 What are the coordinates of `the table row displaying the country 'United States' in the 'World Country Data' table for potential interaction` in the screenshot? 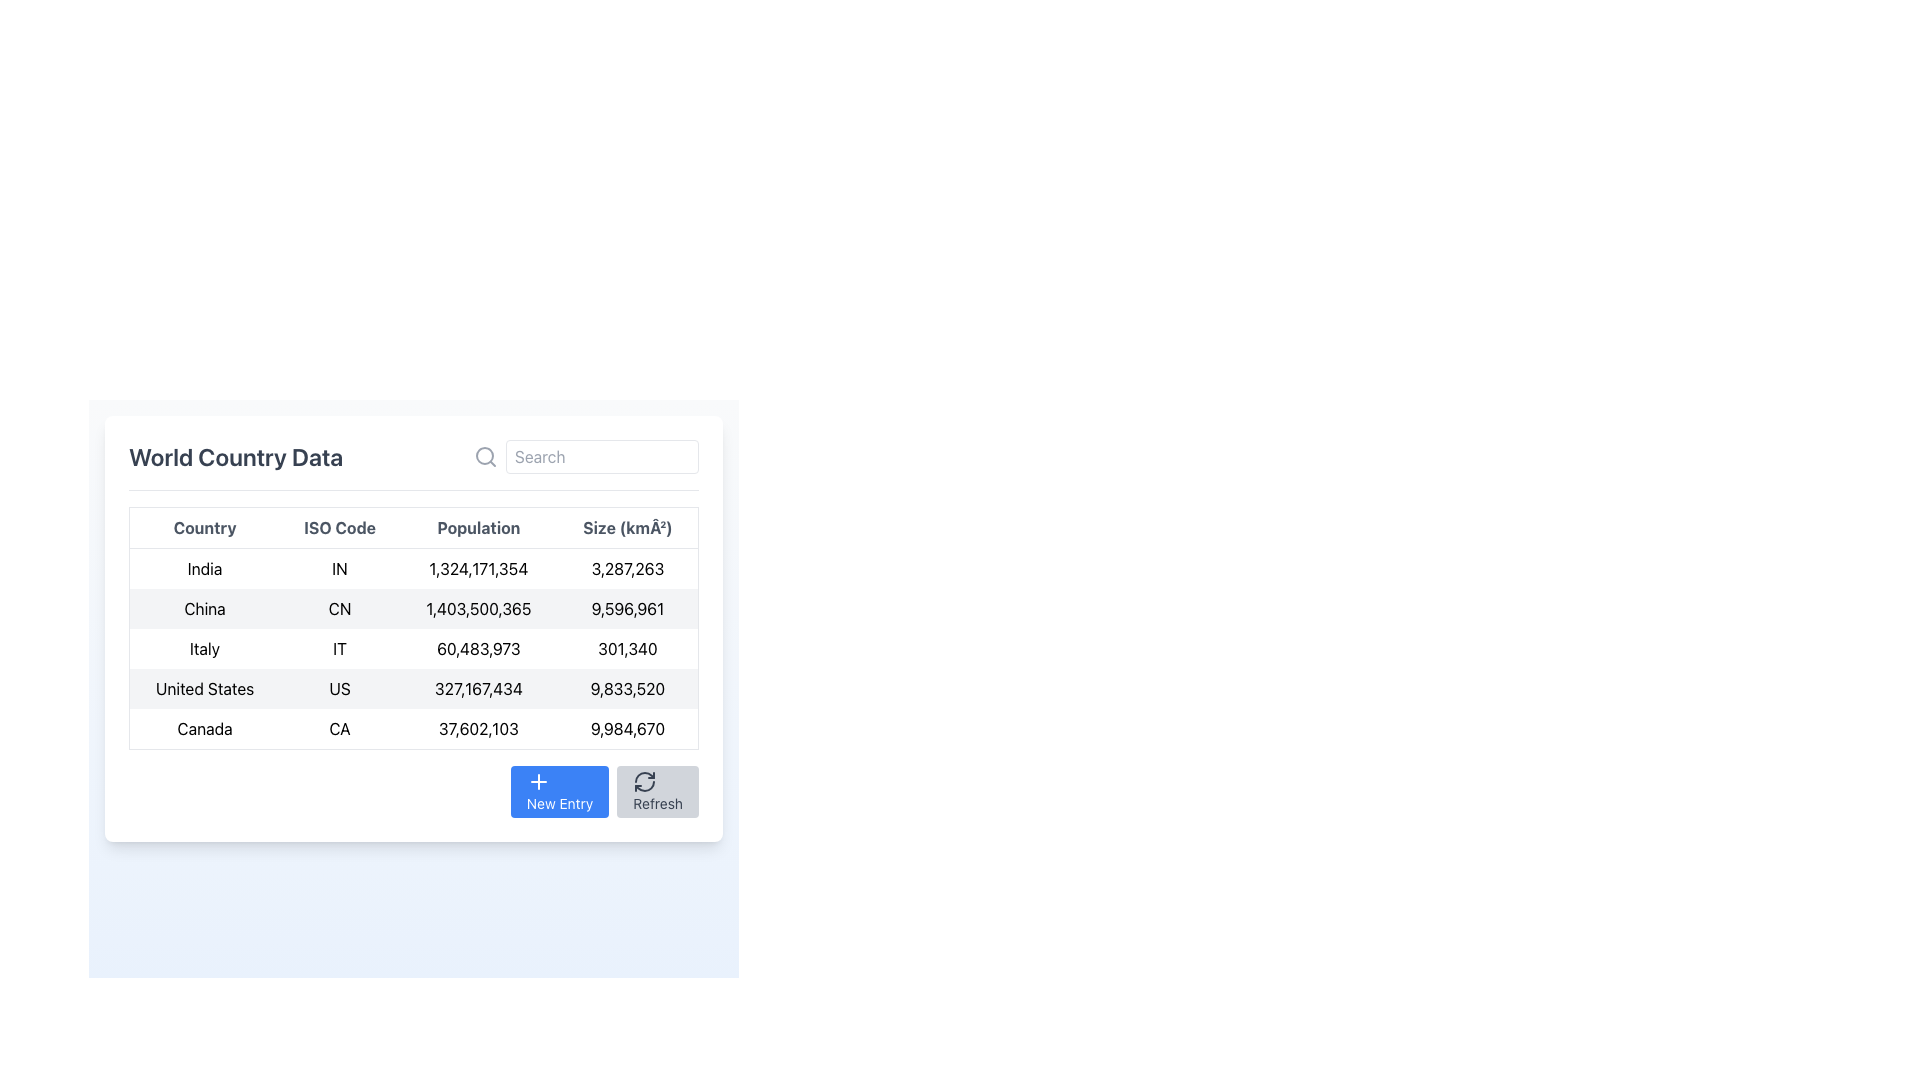 It's located at (412, 688).